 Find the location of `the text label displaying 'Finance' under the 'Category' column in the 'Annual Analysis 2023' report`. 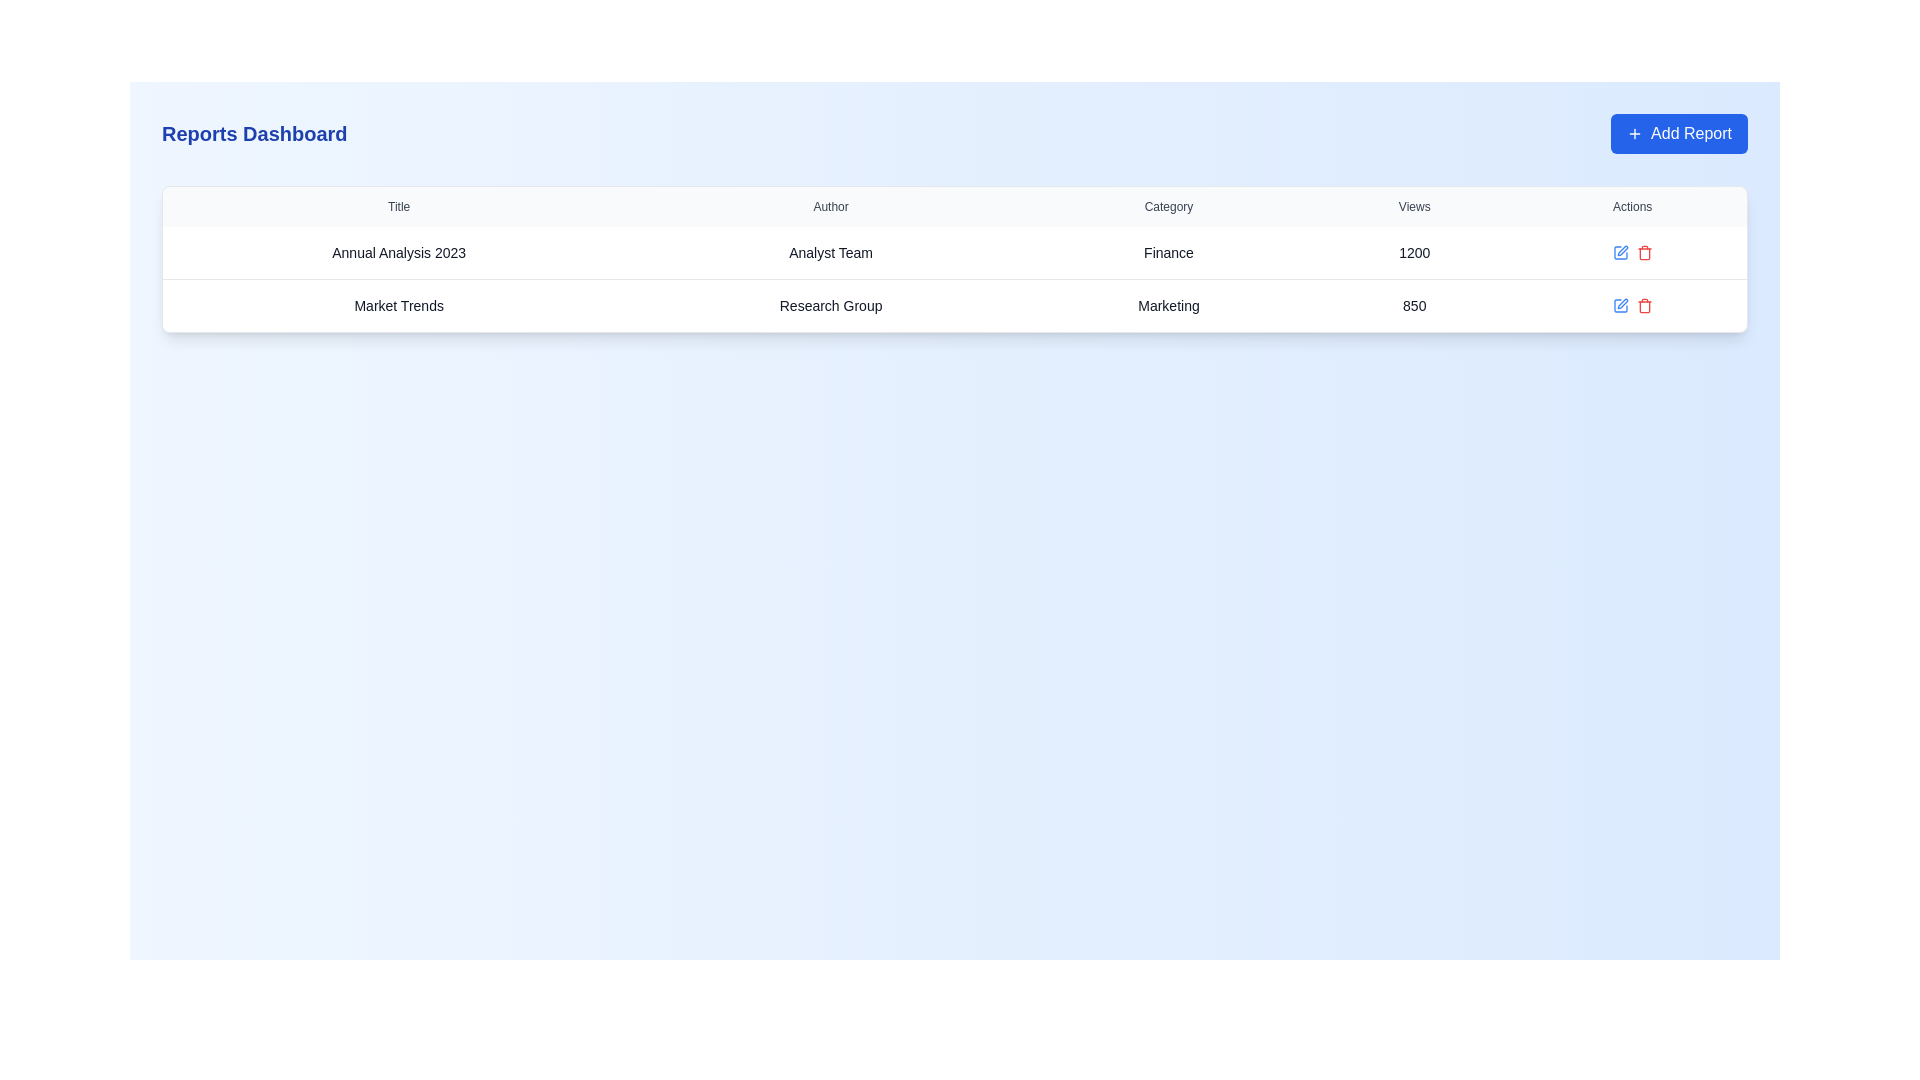

the text label displaying 'Finance' under the 'Category' column in the 'Annual Analysis 2023' report is located at coordinates (1168, 252).